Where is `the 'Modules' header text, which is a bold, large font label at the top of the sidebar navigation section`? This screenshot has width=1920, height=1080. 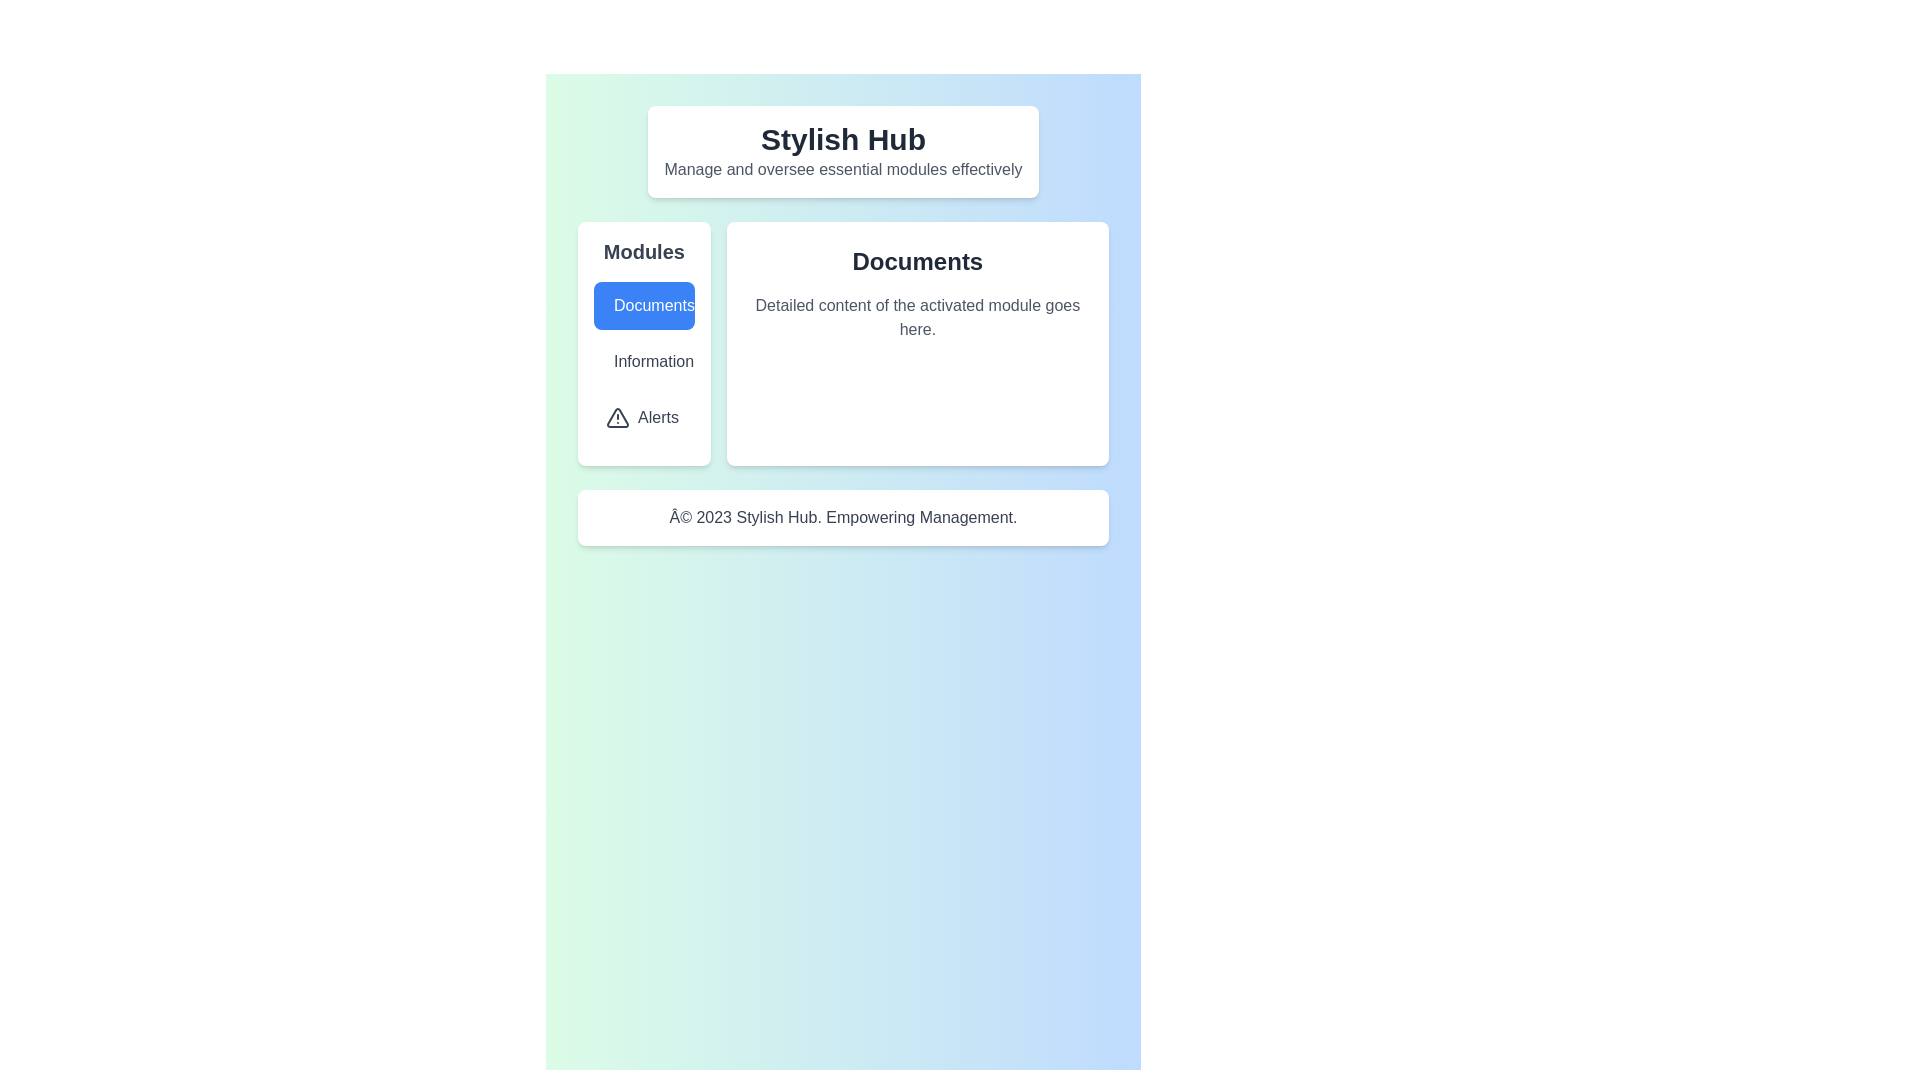 the 'Modules' header text, which is a bold, large font label at the top of the sidebar navigation section is located at coordinates (644, 250).